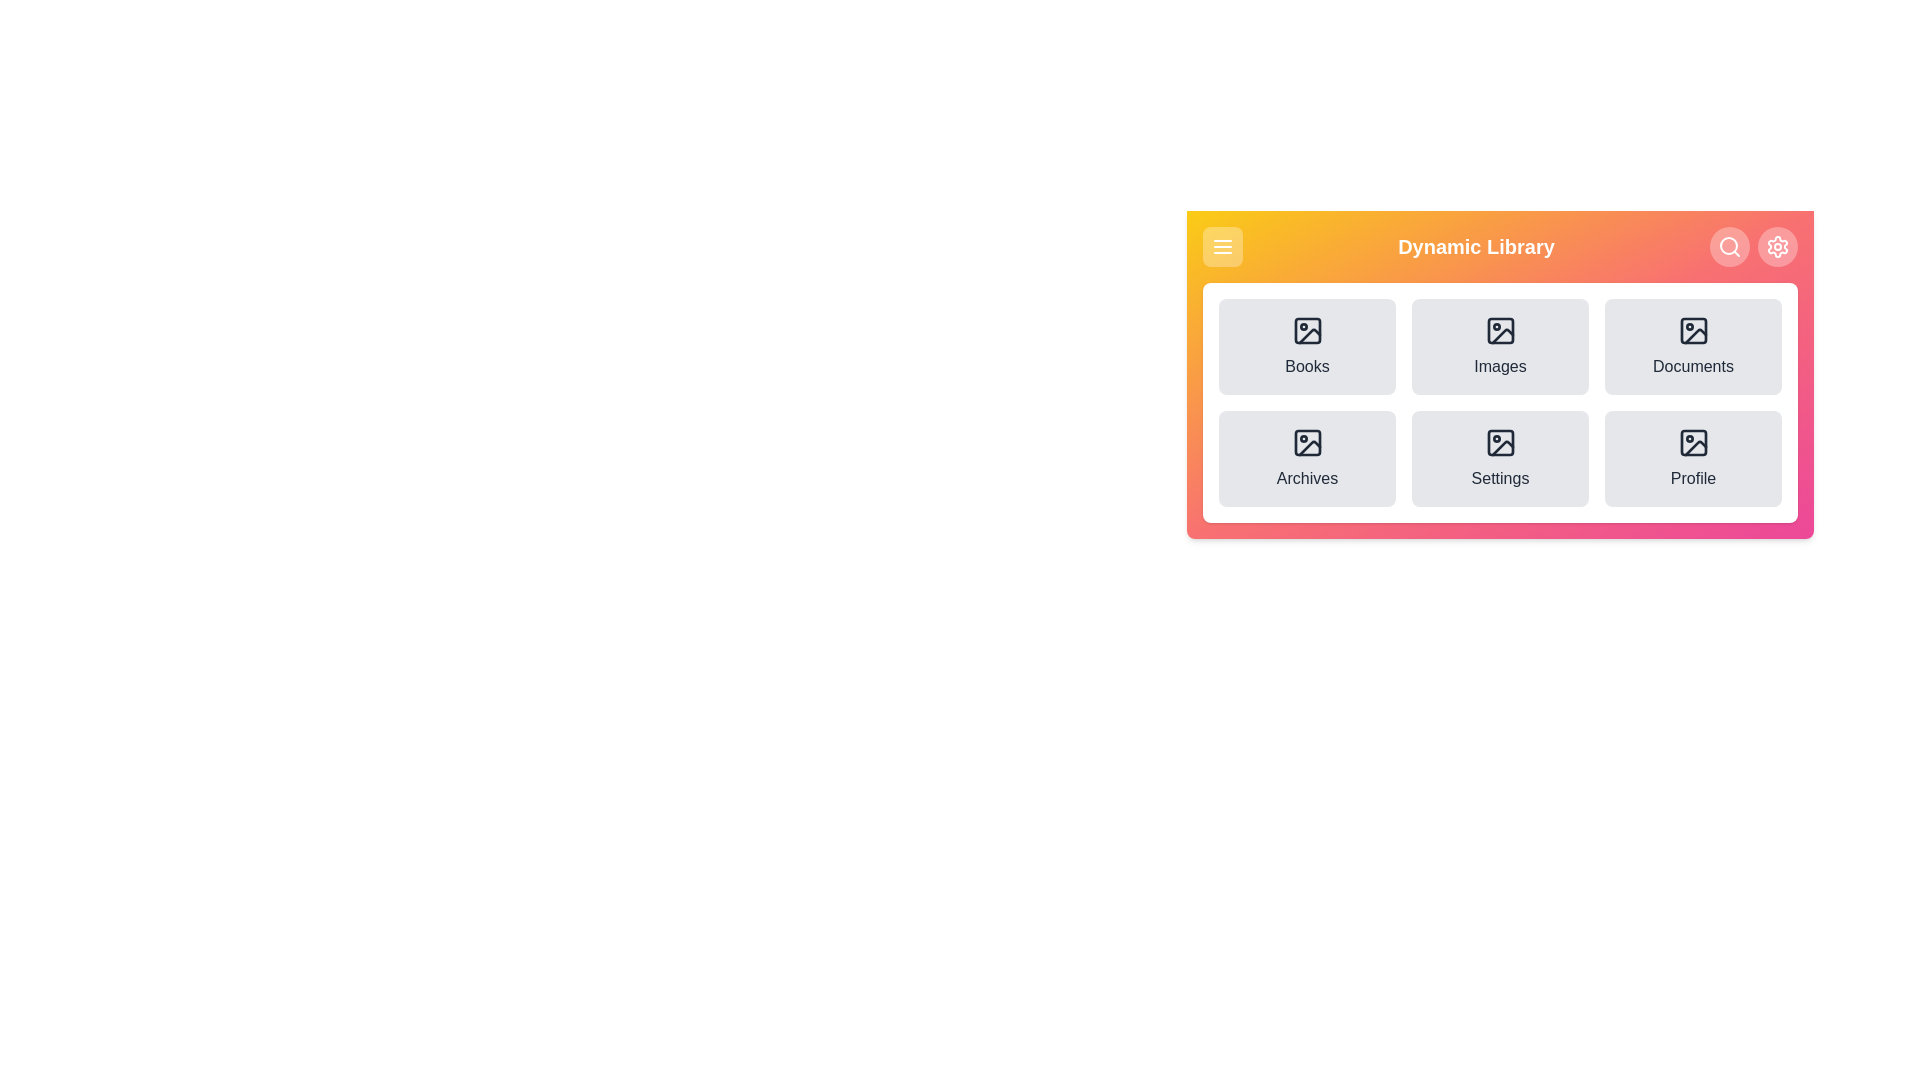  I want to click on the menu option labeled 'Books', so click(1307, 346).